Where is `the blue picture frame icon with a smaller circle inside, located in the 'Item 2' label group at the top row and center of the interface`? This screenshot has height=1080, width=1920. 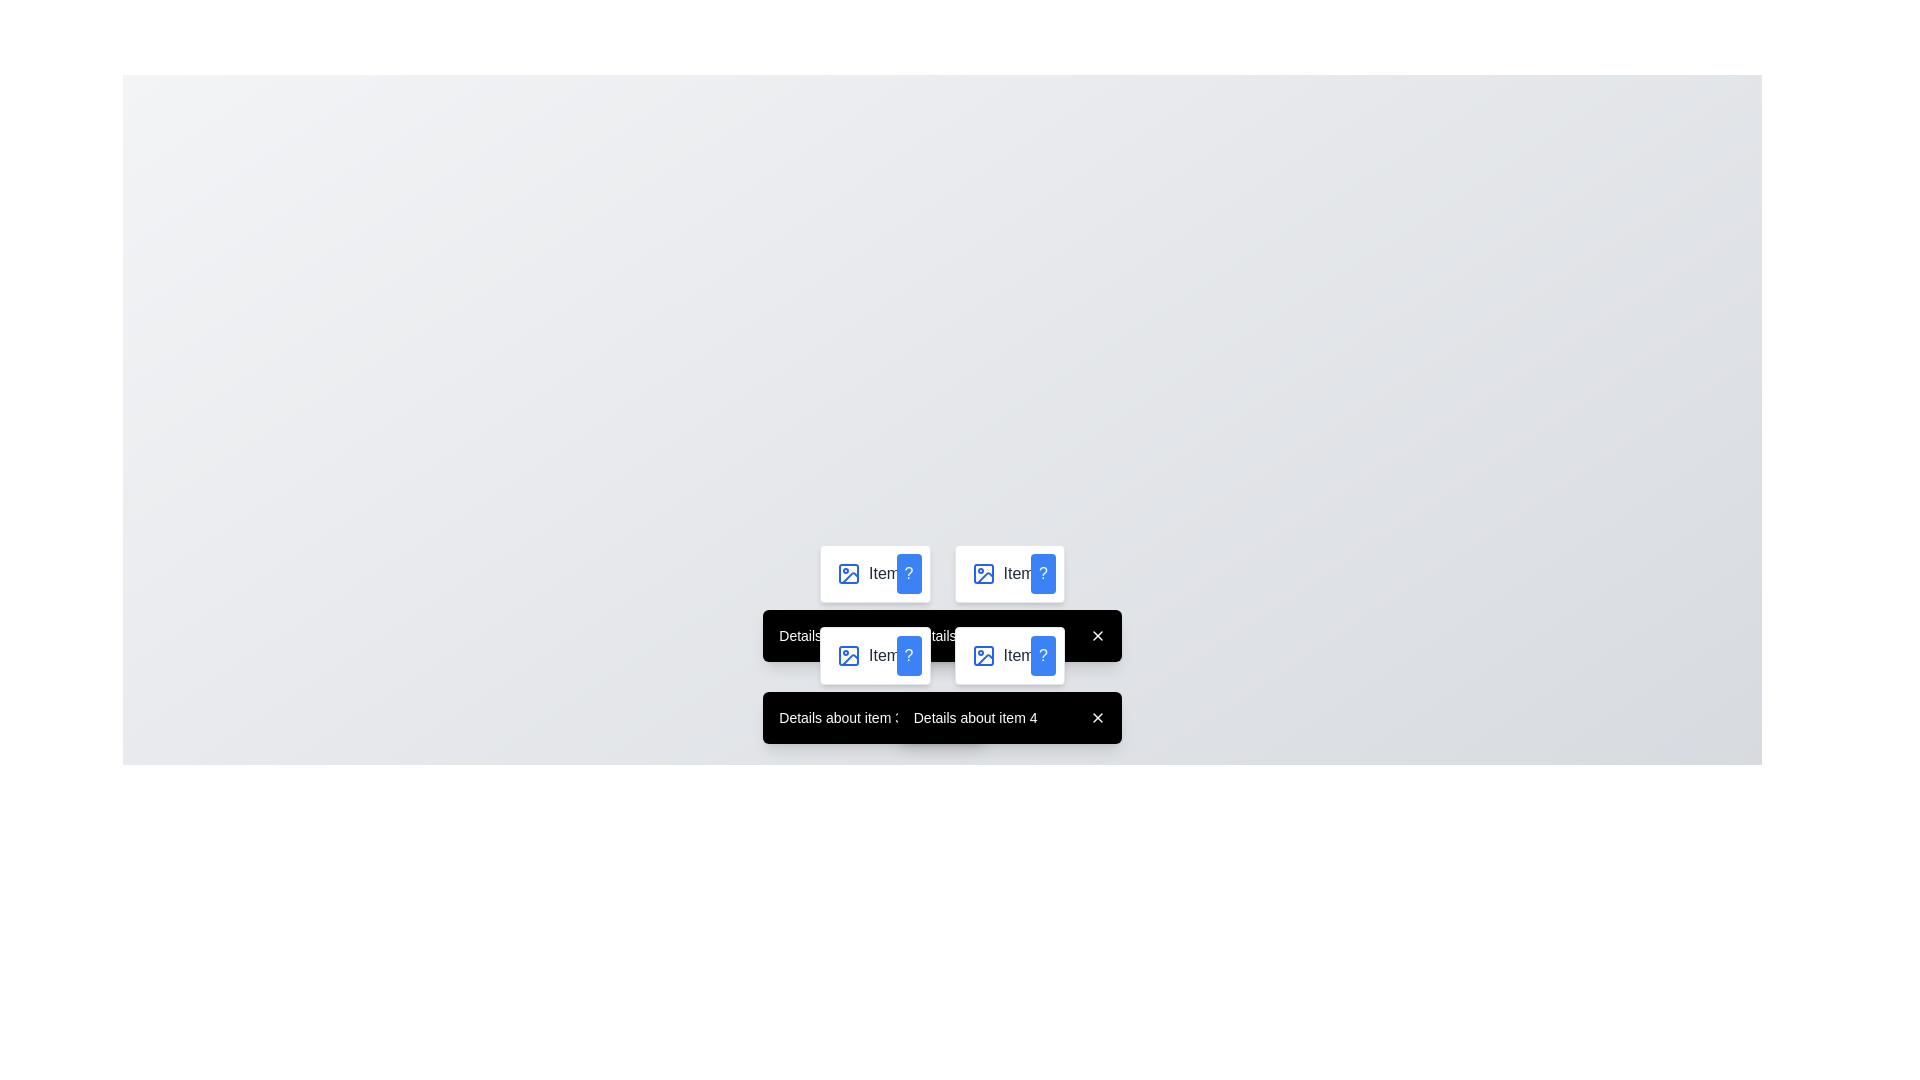
the blue picture frame icon with a smaller circle inside, located in the 'Item 2' label group at the top row and center of the interface is located at coordinates (983, 574).